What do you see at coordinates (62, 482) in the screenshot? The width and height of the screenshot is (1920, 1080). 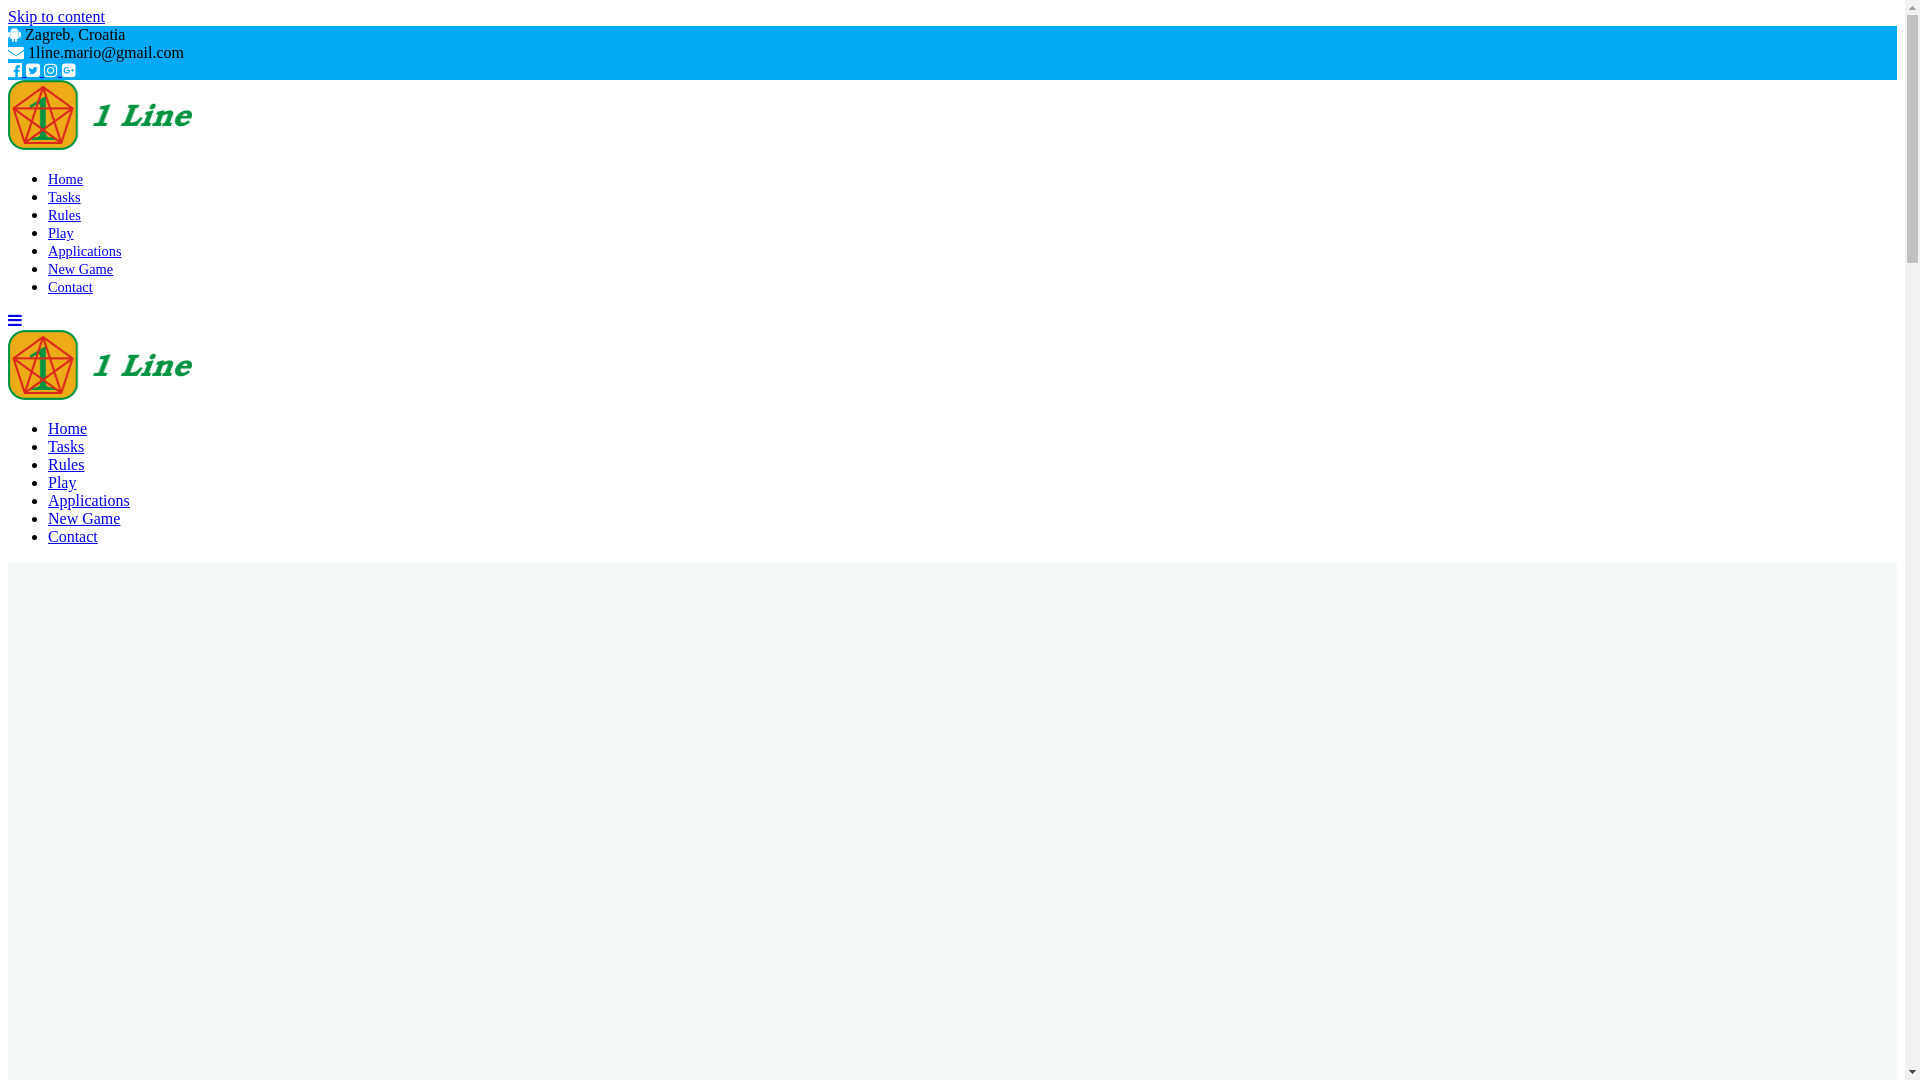 I see `'Play'` at bounding box center [62, 482].